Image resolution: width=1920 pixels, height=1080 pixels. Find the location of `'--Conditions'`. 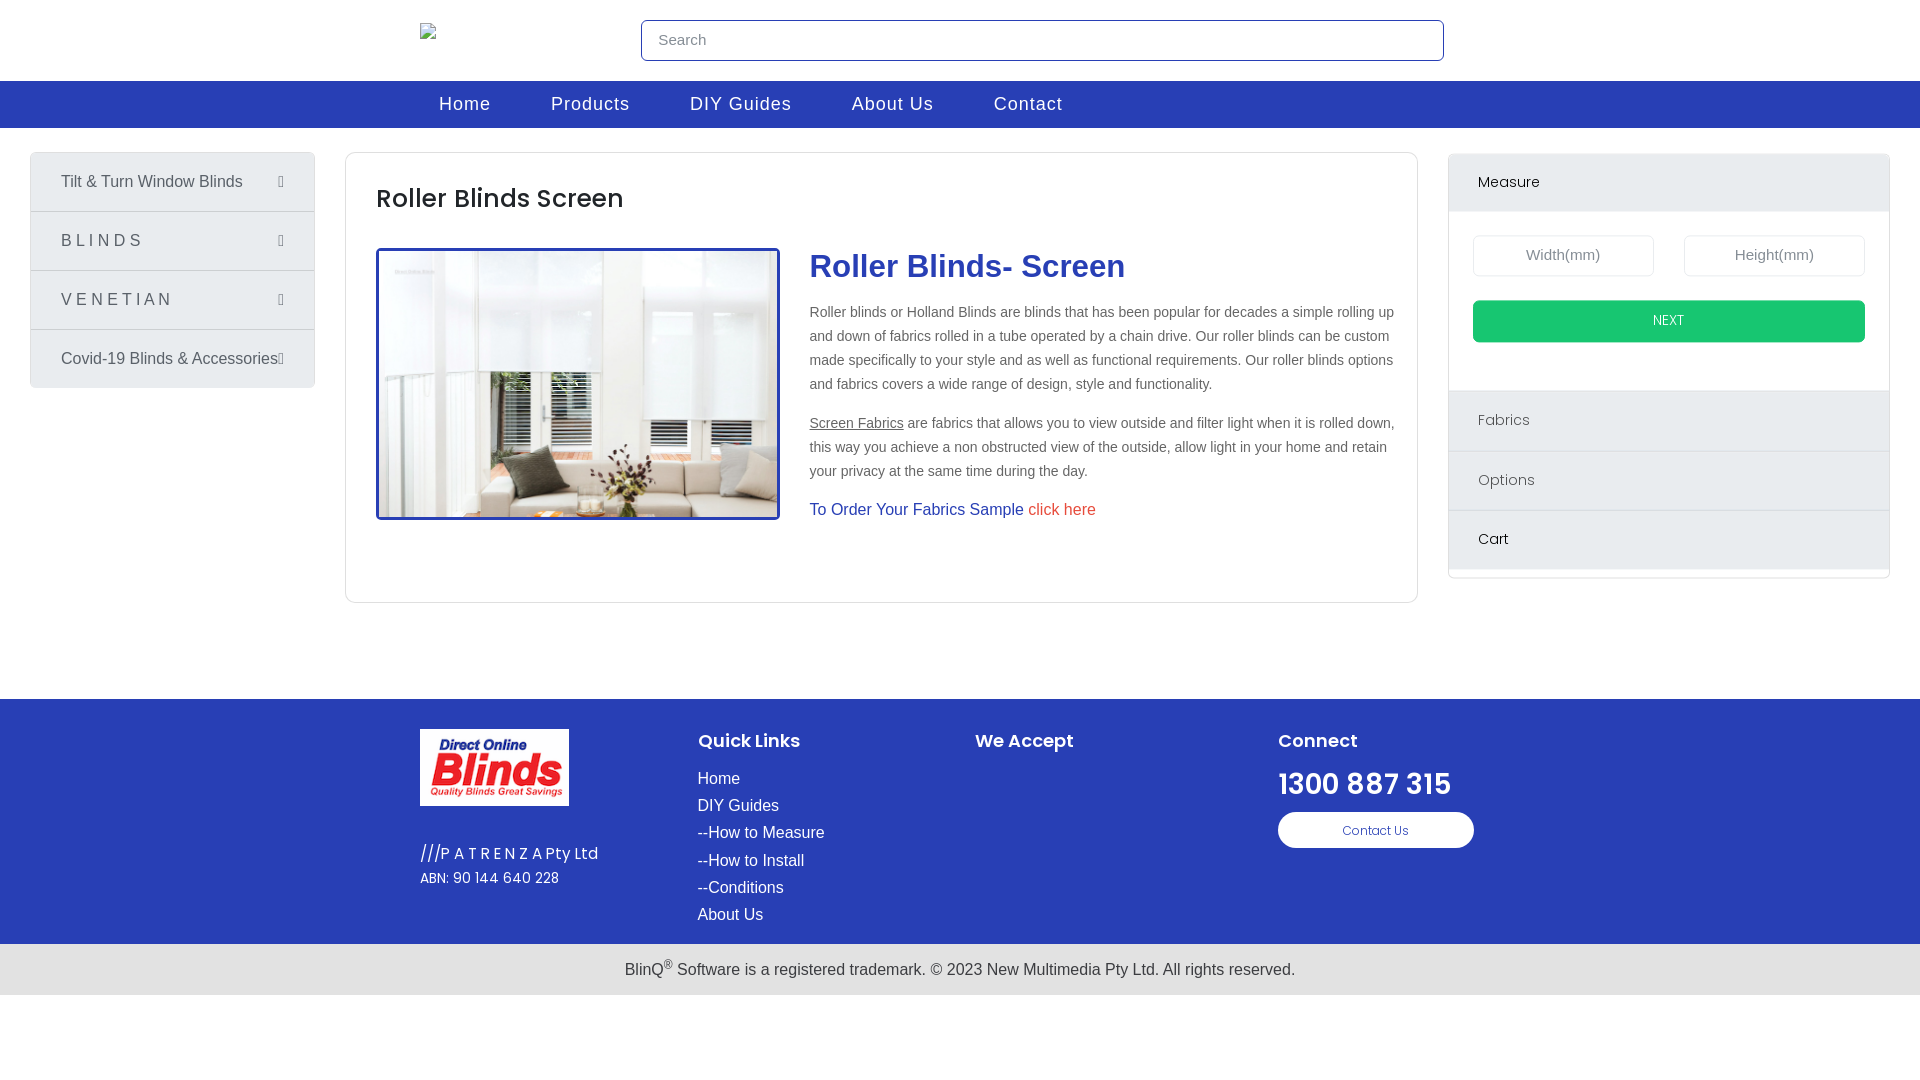

'--Conditions' is located at coordinates (697, 886).